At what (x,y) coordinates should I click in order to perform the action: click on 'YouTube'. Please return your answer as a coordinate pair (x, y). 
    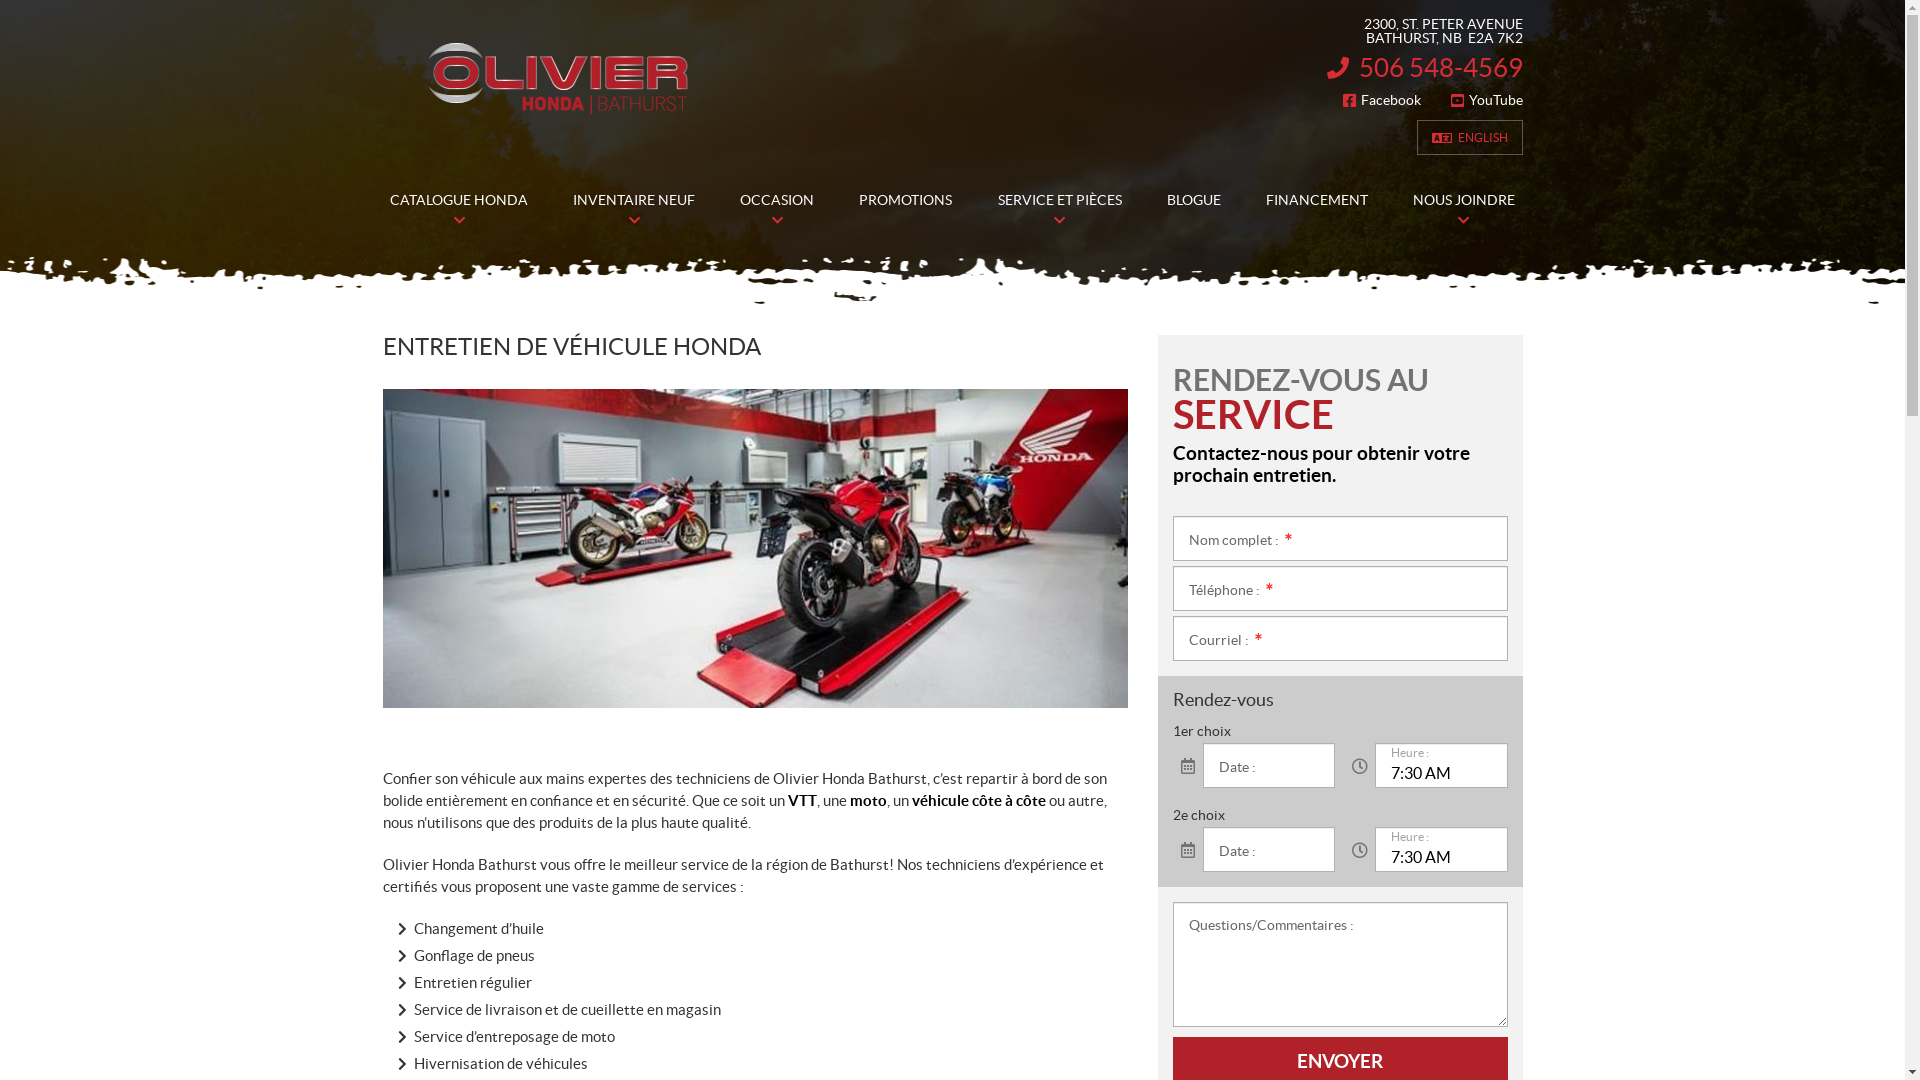
    Looking at the image, I should click on (1486, 100).